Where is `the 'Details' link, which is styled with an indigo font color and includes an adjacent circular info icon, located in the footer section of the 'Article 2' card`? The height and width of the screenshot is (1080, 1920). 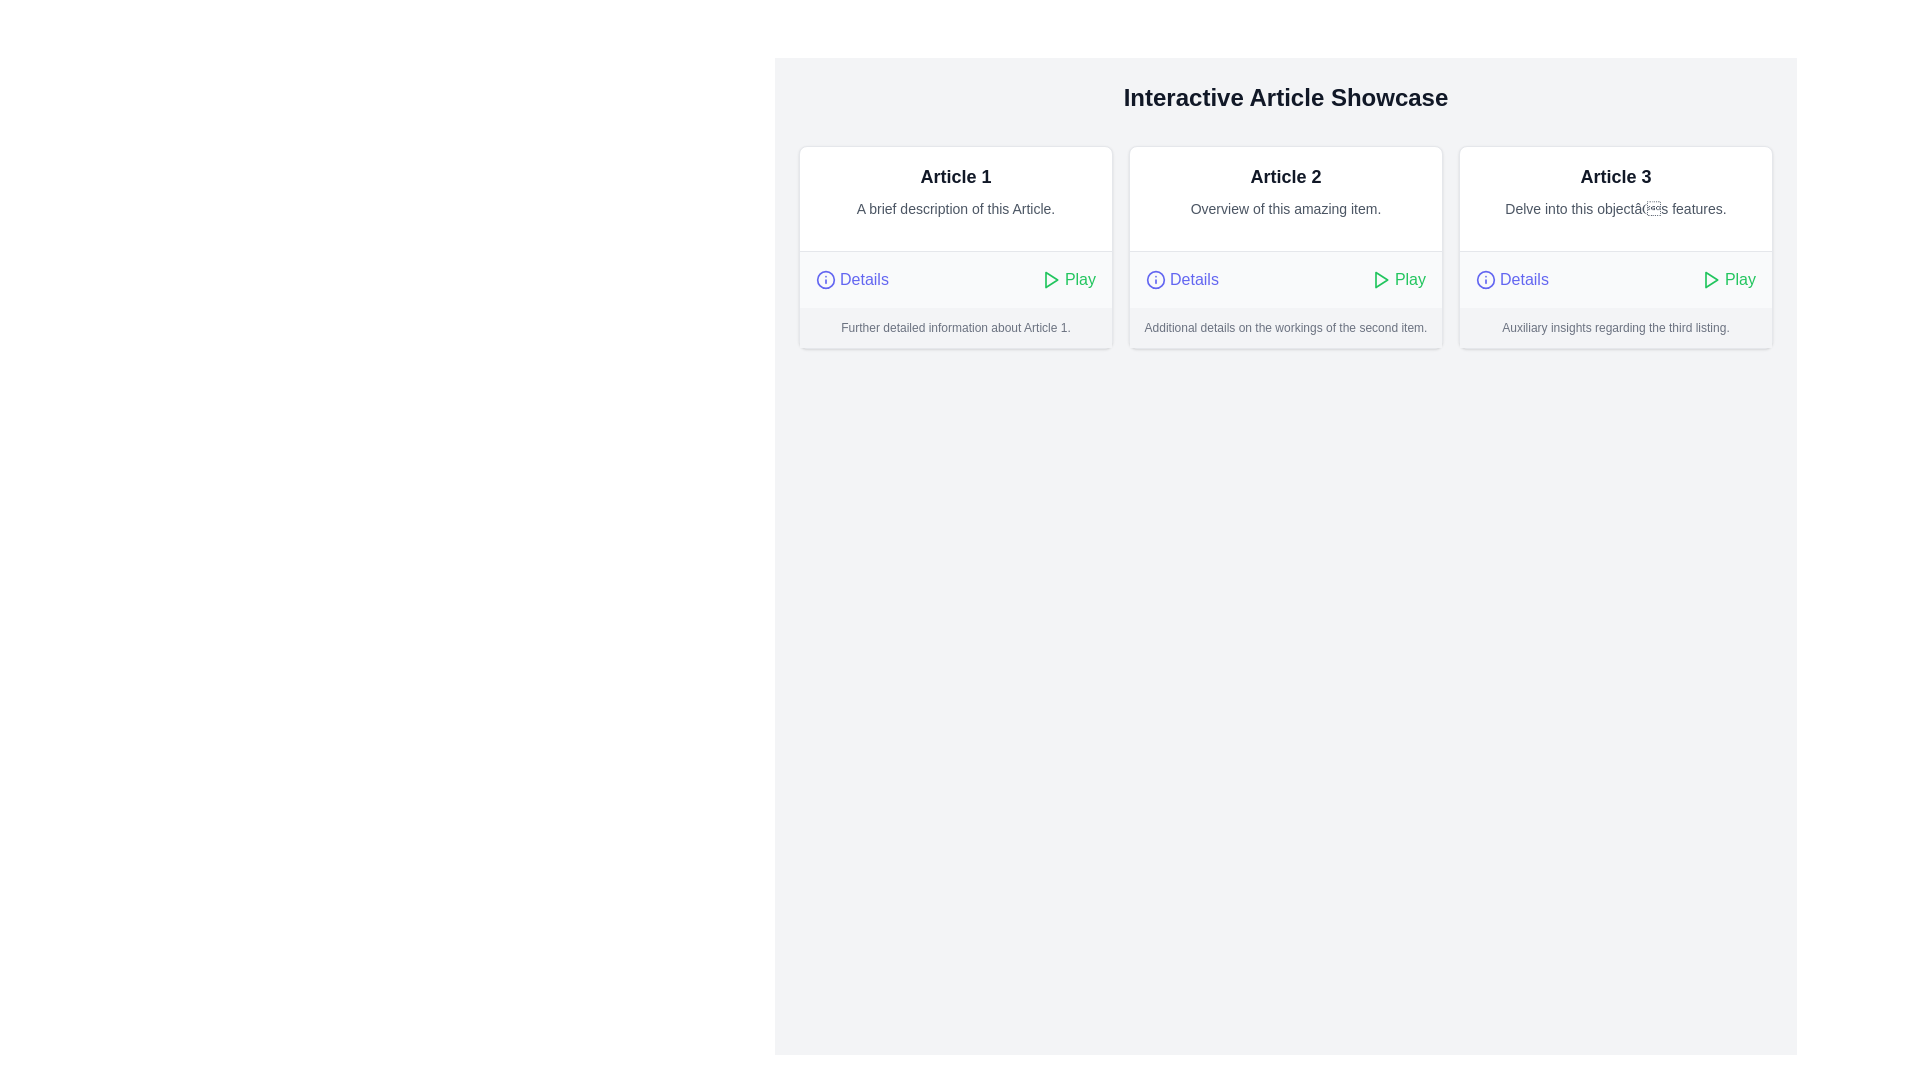
the 'Details' link, which is styled with an indigo font color and includes an adjacent circular info icon, located in the footer section of the 'Article 2' card is located at coordinates (1182, 280).